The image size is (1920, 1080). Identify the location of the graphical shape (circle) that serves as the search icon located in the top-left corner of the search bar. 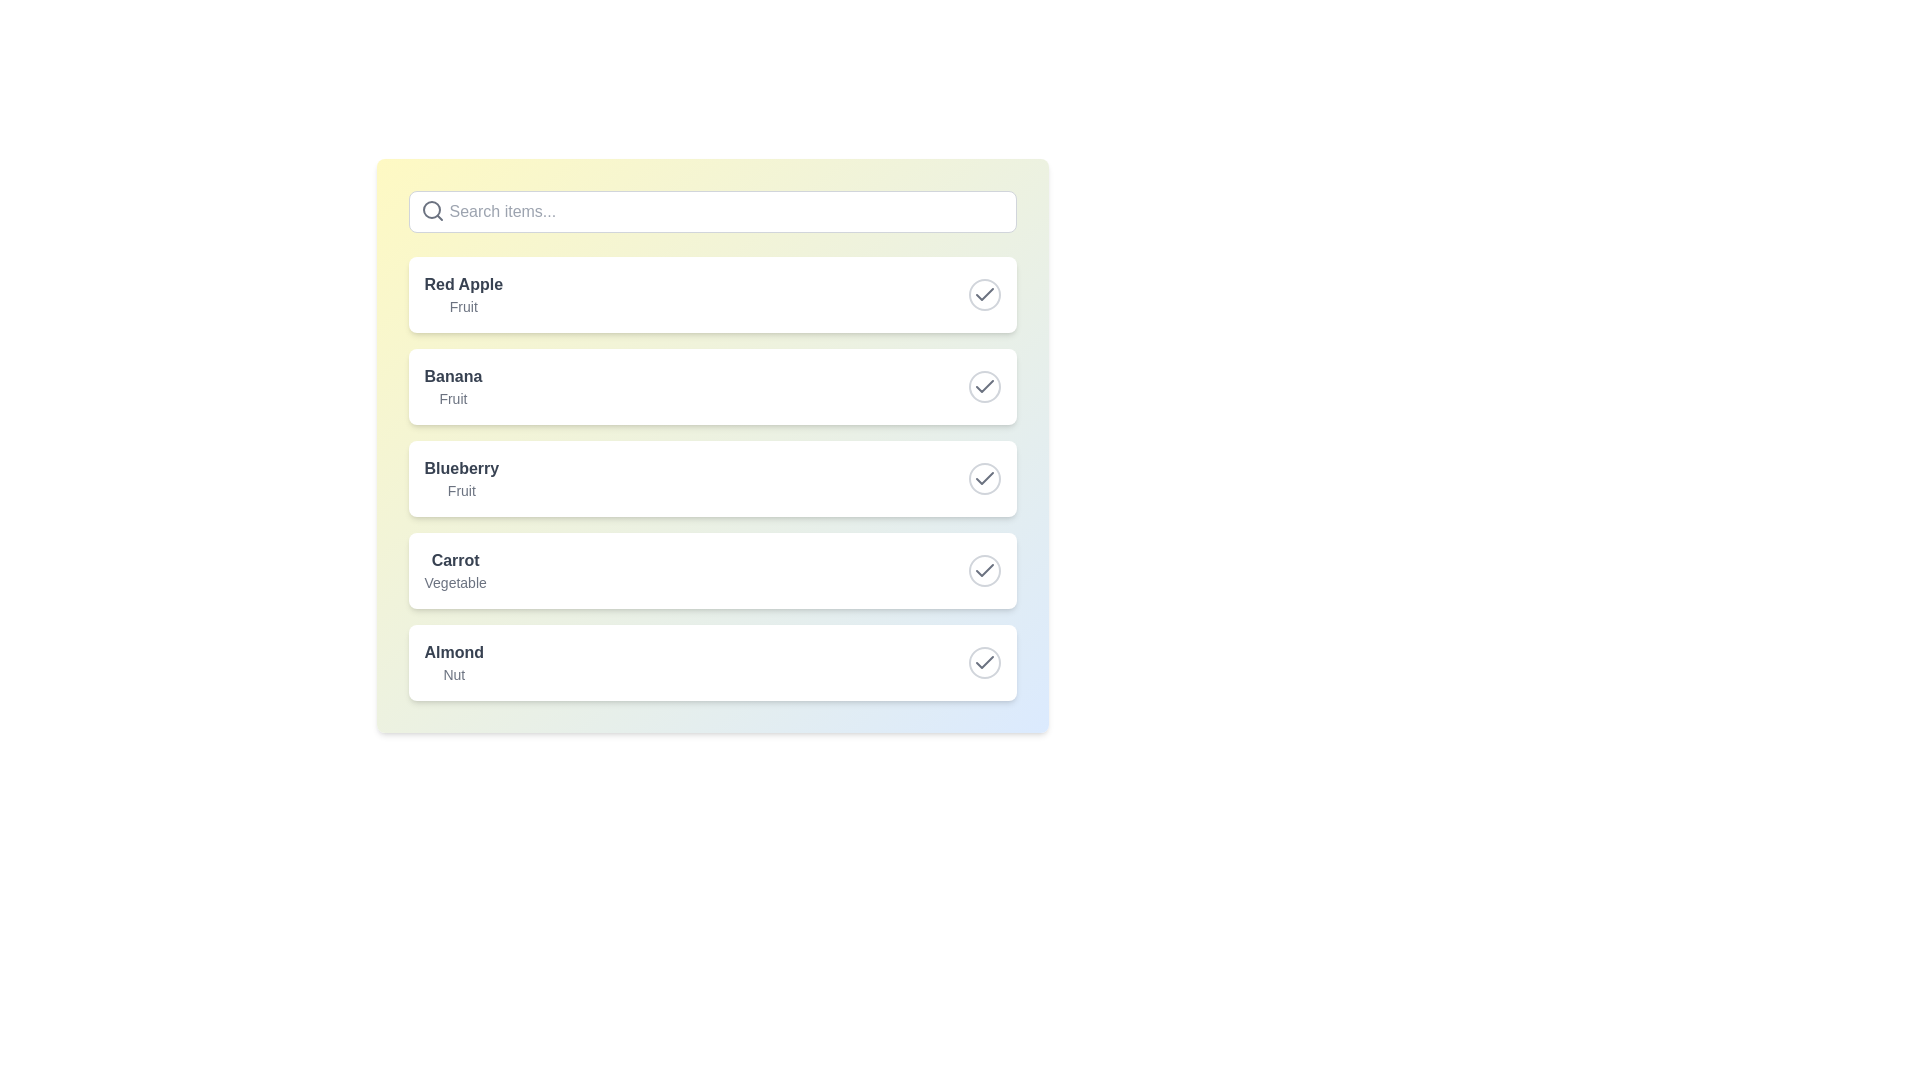
(430, 209).